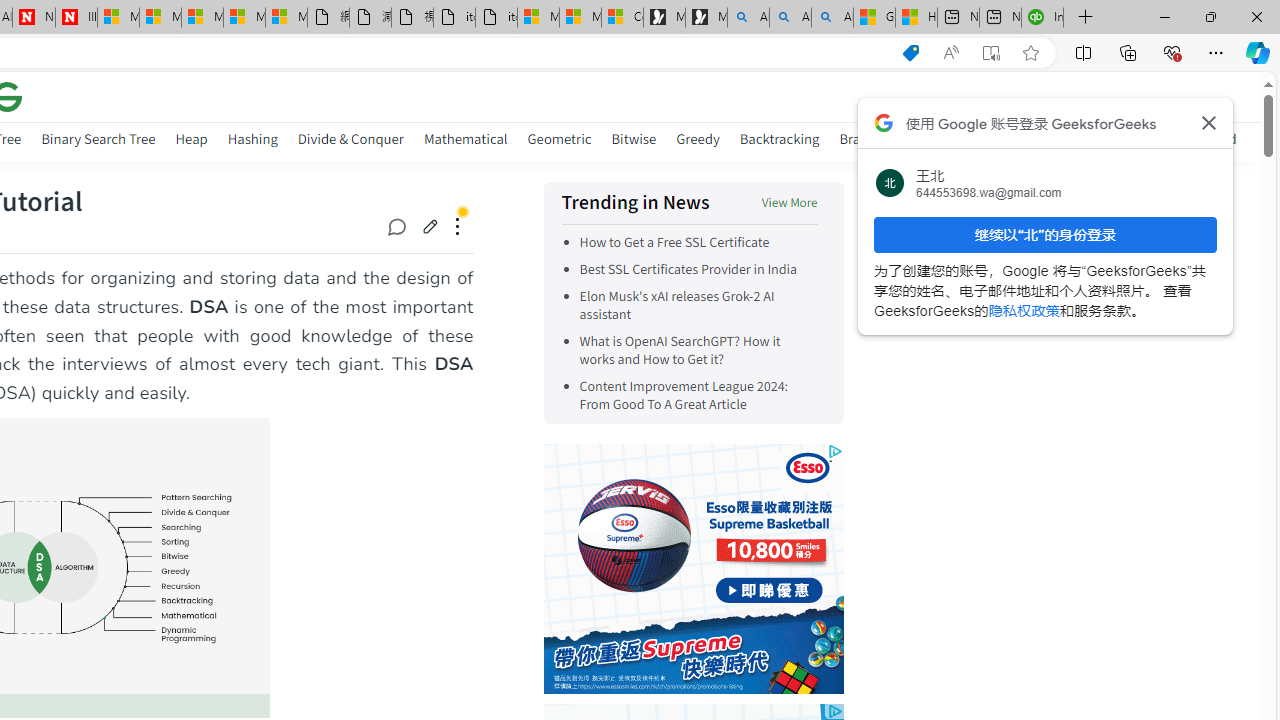 This screenshot has height=720, width=1280. I want to click on 'Newsweek - News, Analysis, Politics, Business, Technology', so click(33, 17).